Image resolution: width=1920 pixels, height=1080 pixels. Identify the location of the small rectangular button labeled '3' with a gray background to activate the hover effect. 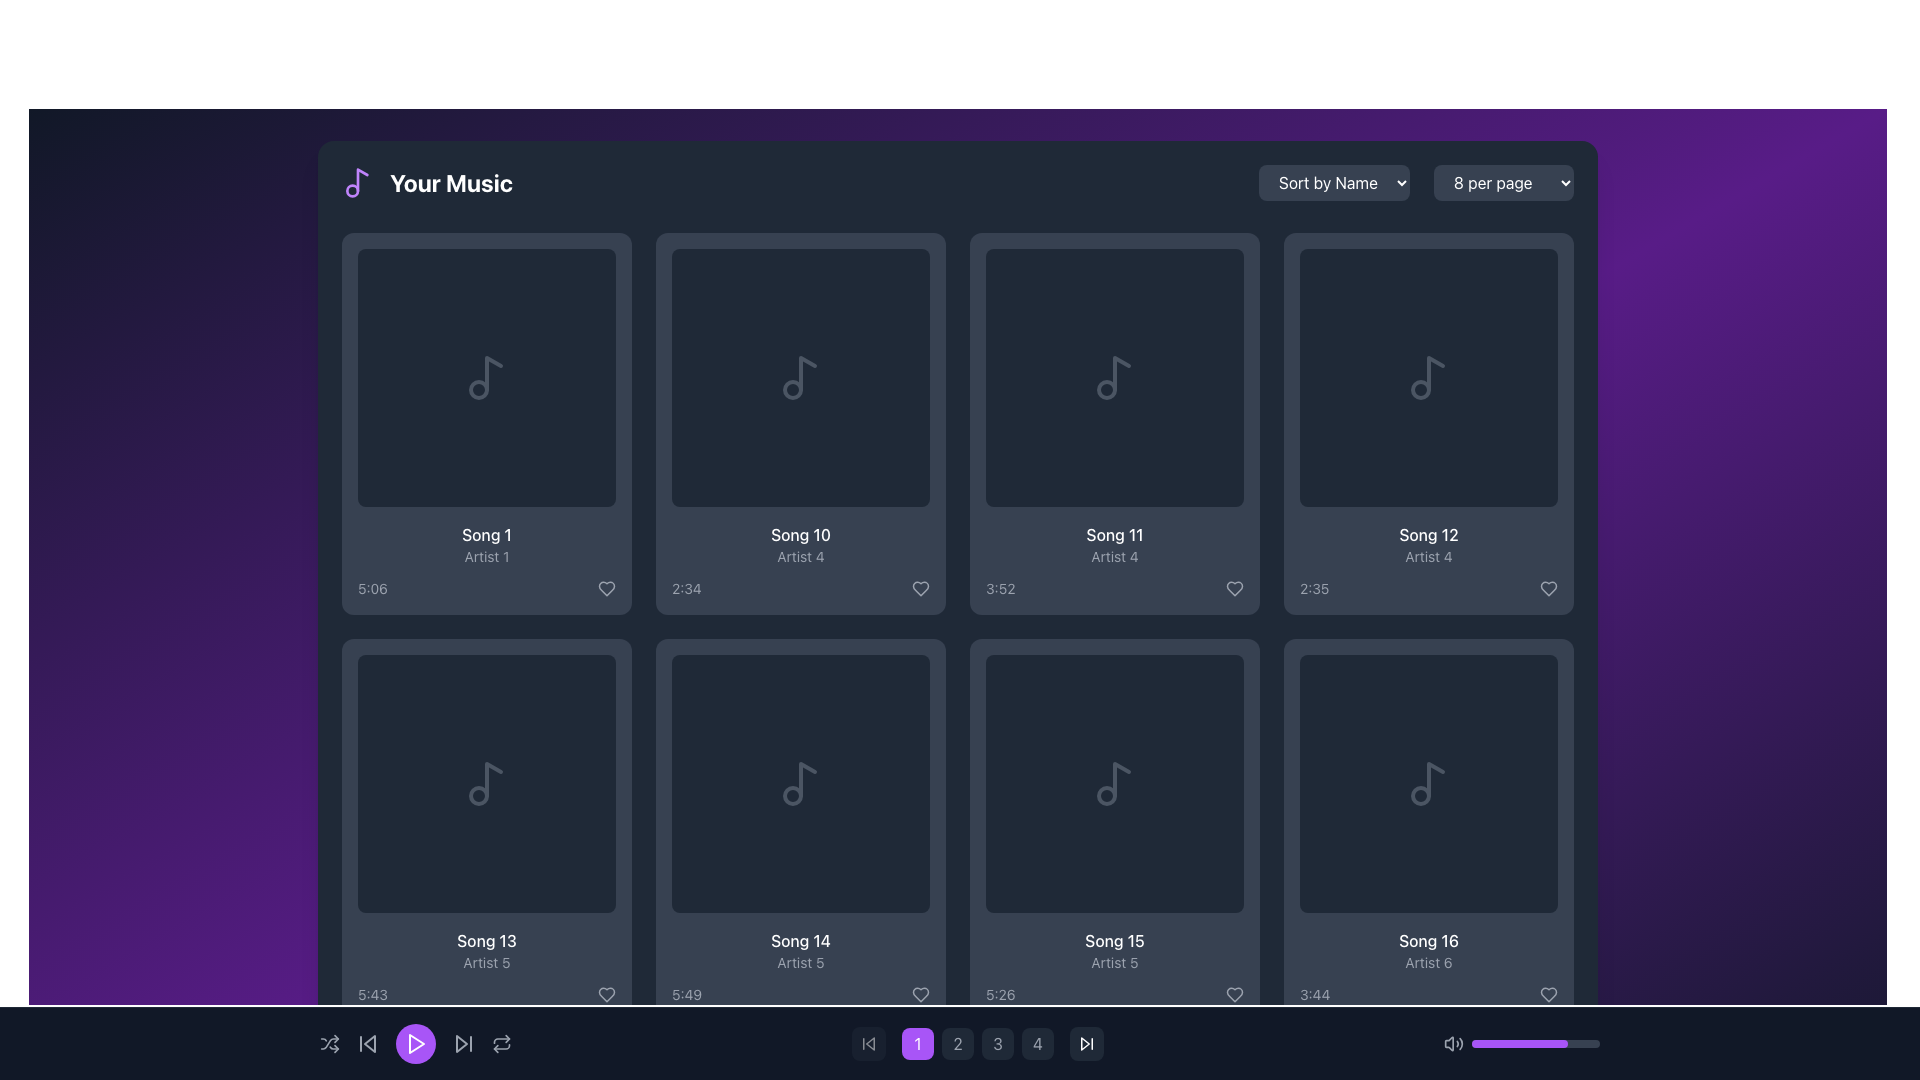
(998, 1043).